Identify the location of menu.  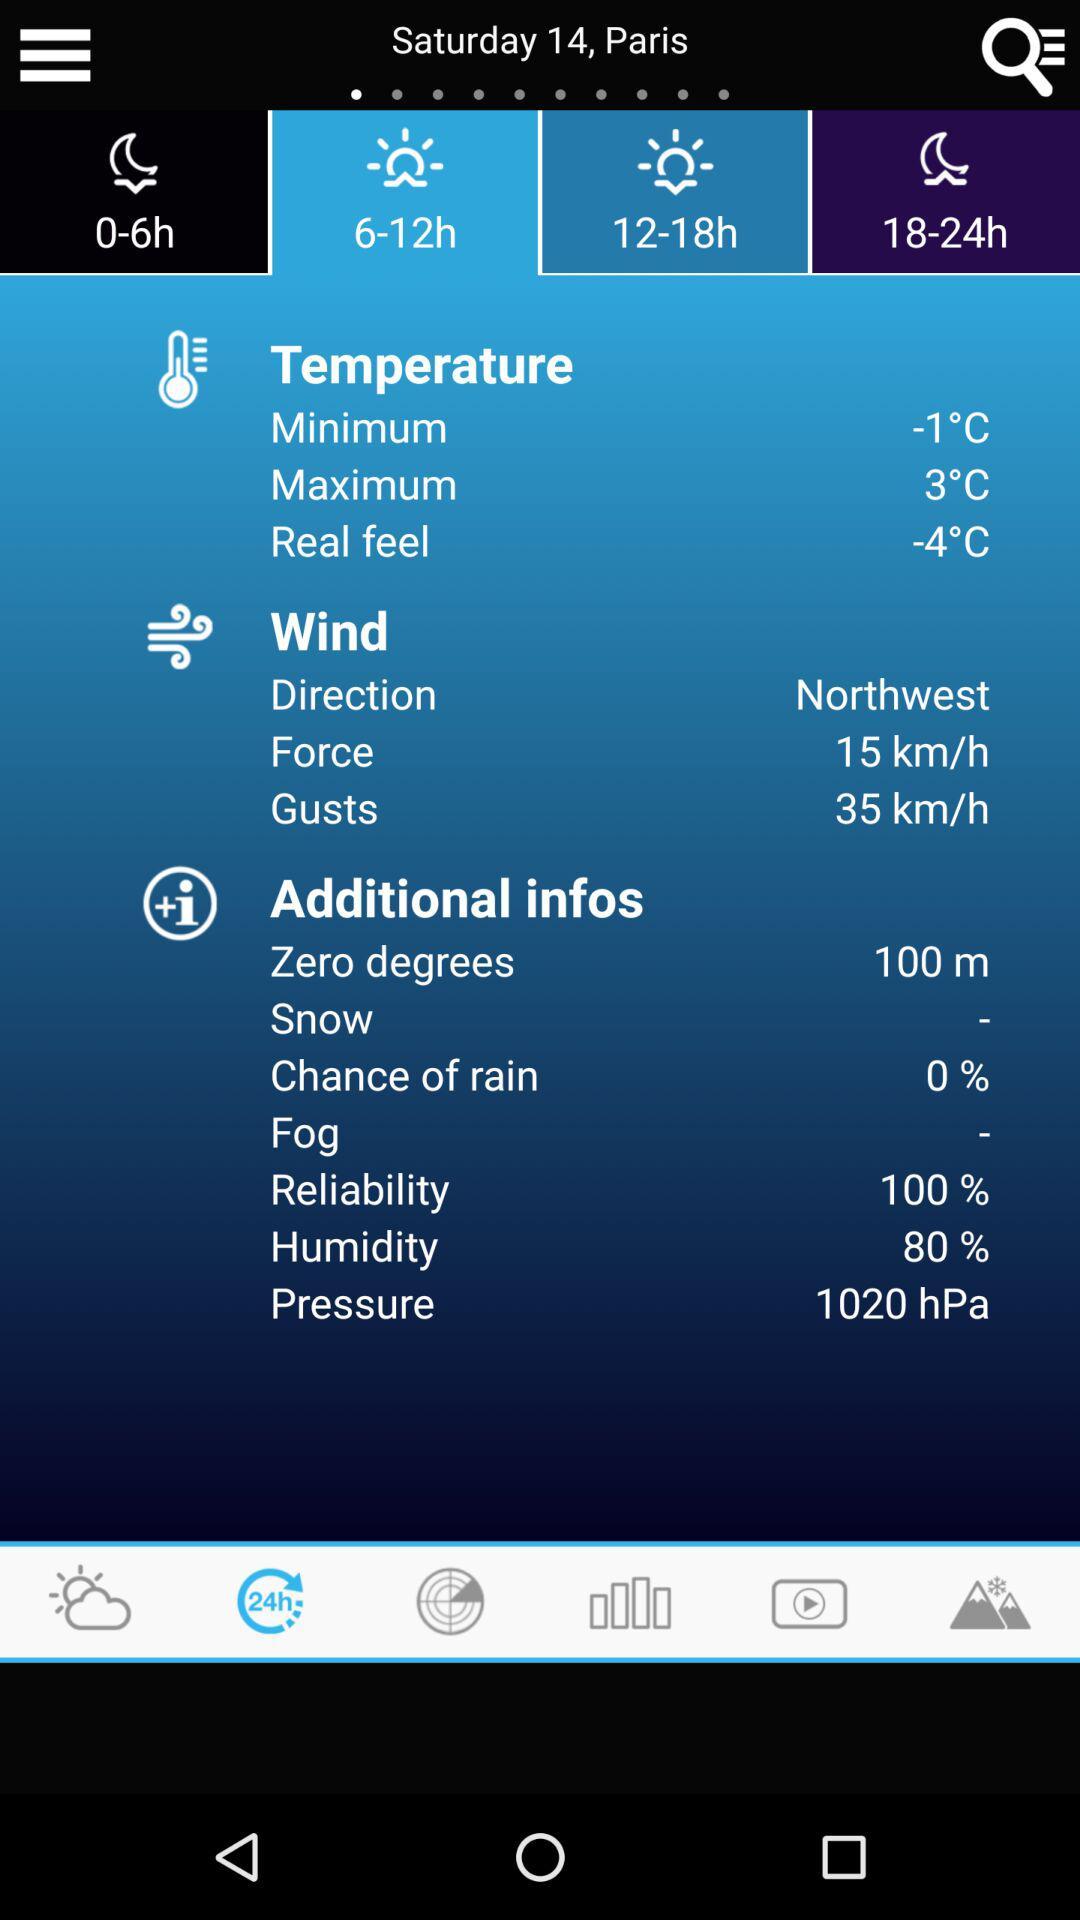
(54, 55).